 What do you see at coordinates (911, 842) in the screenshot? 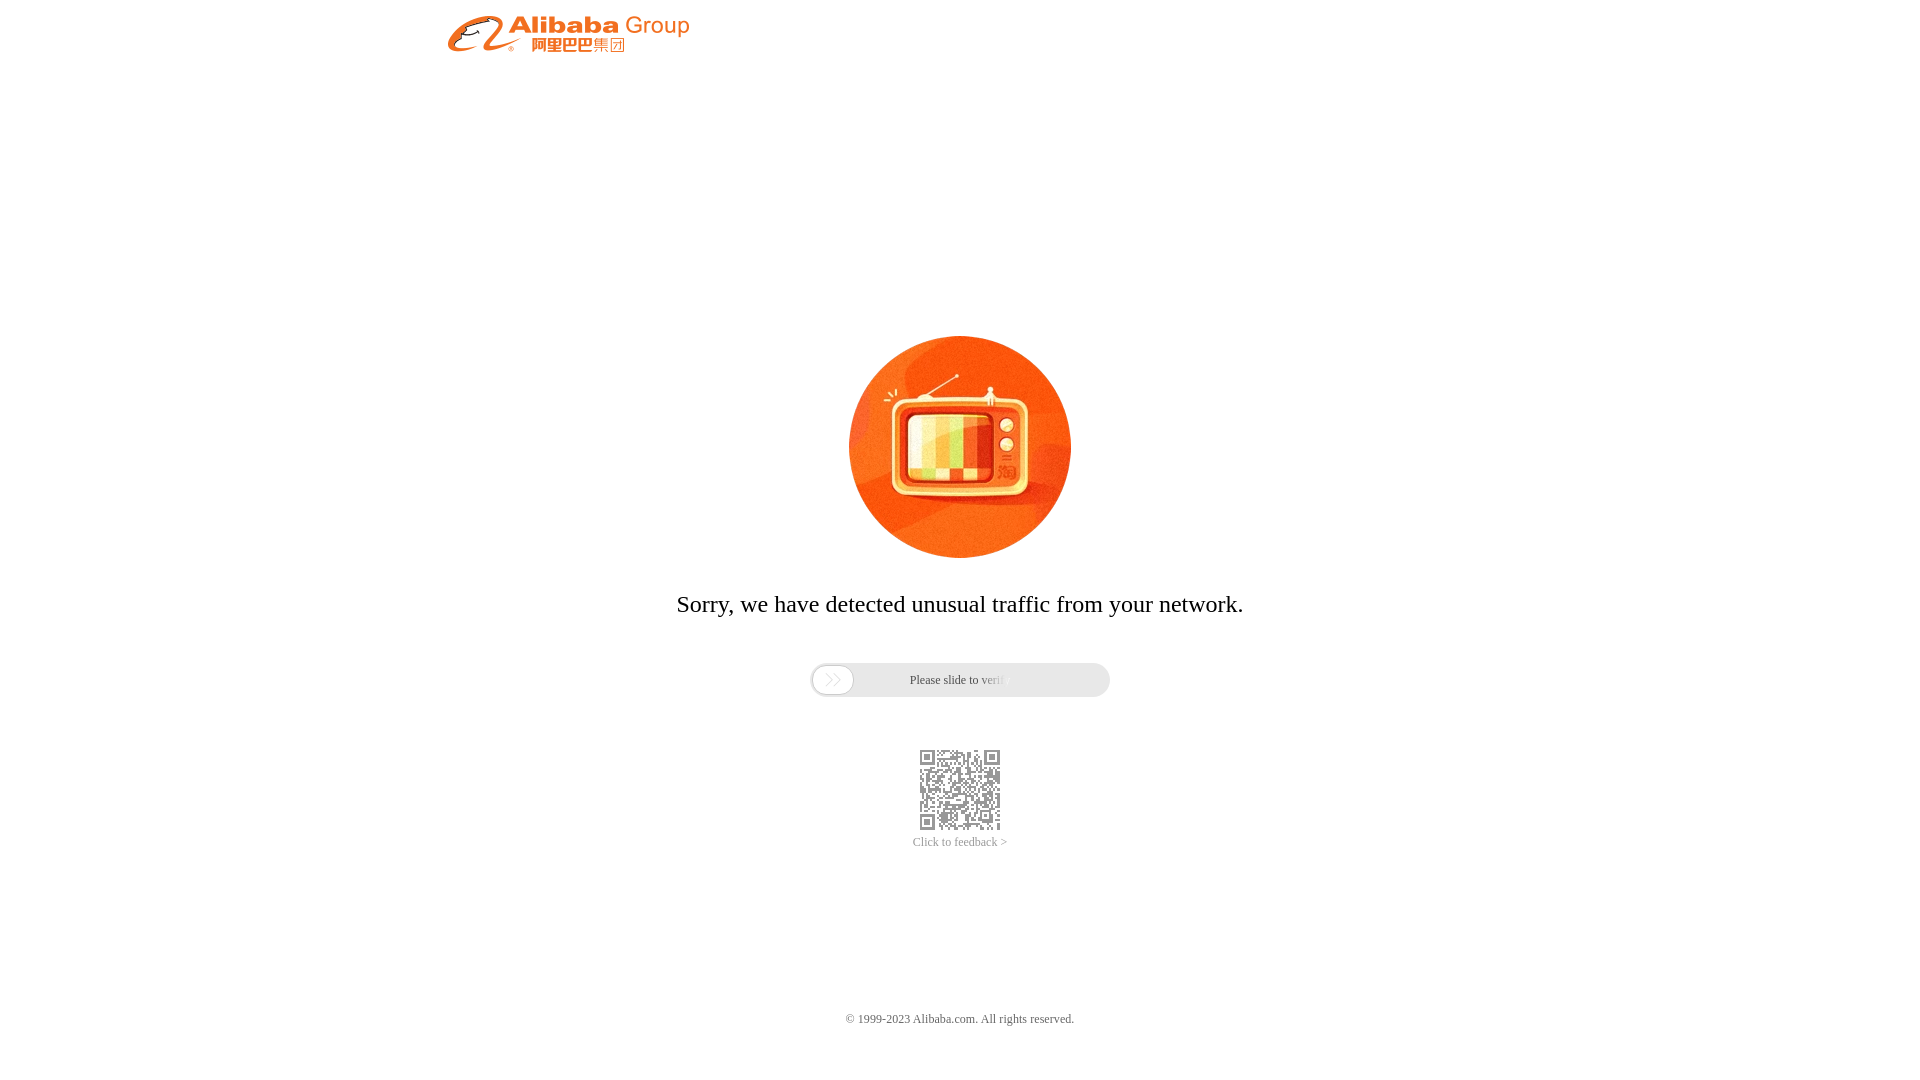
I see `'Click to feedback >'` at bounding box center [911, 842].